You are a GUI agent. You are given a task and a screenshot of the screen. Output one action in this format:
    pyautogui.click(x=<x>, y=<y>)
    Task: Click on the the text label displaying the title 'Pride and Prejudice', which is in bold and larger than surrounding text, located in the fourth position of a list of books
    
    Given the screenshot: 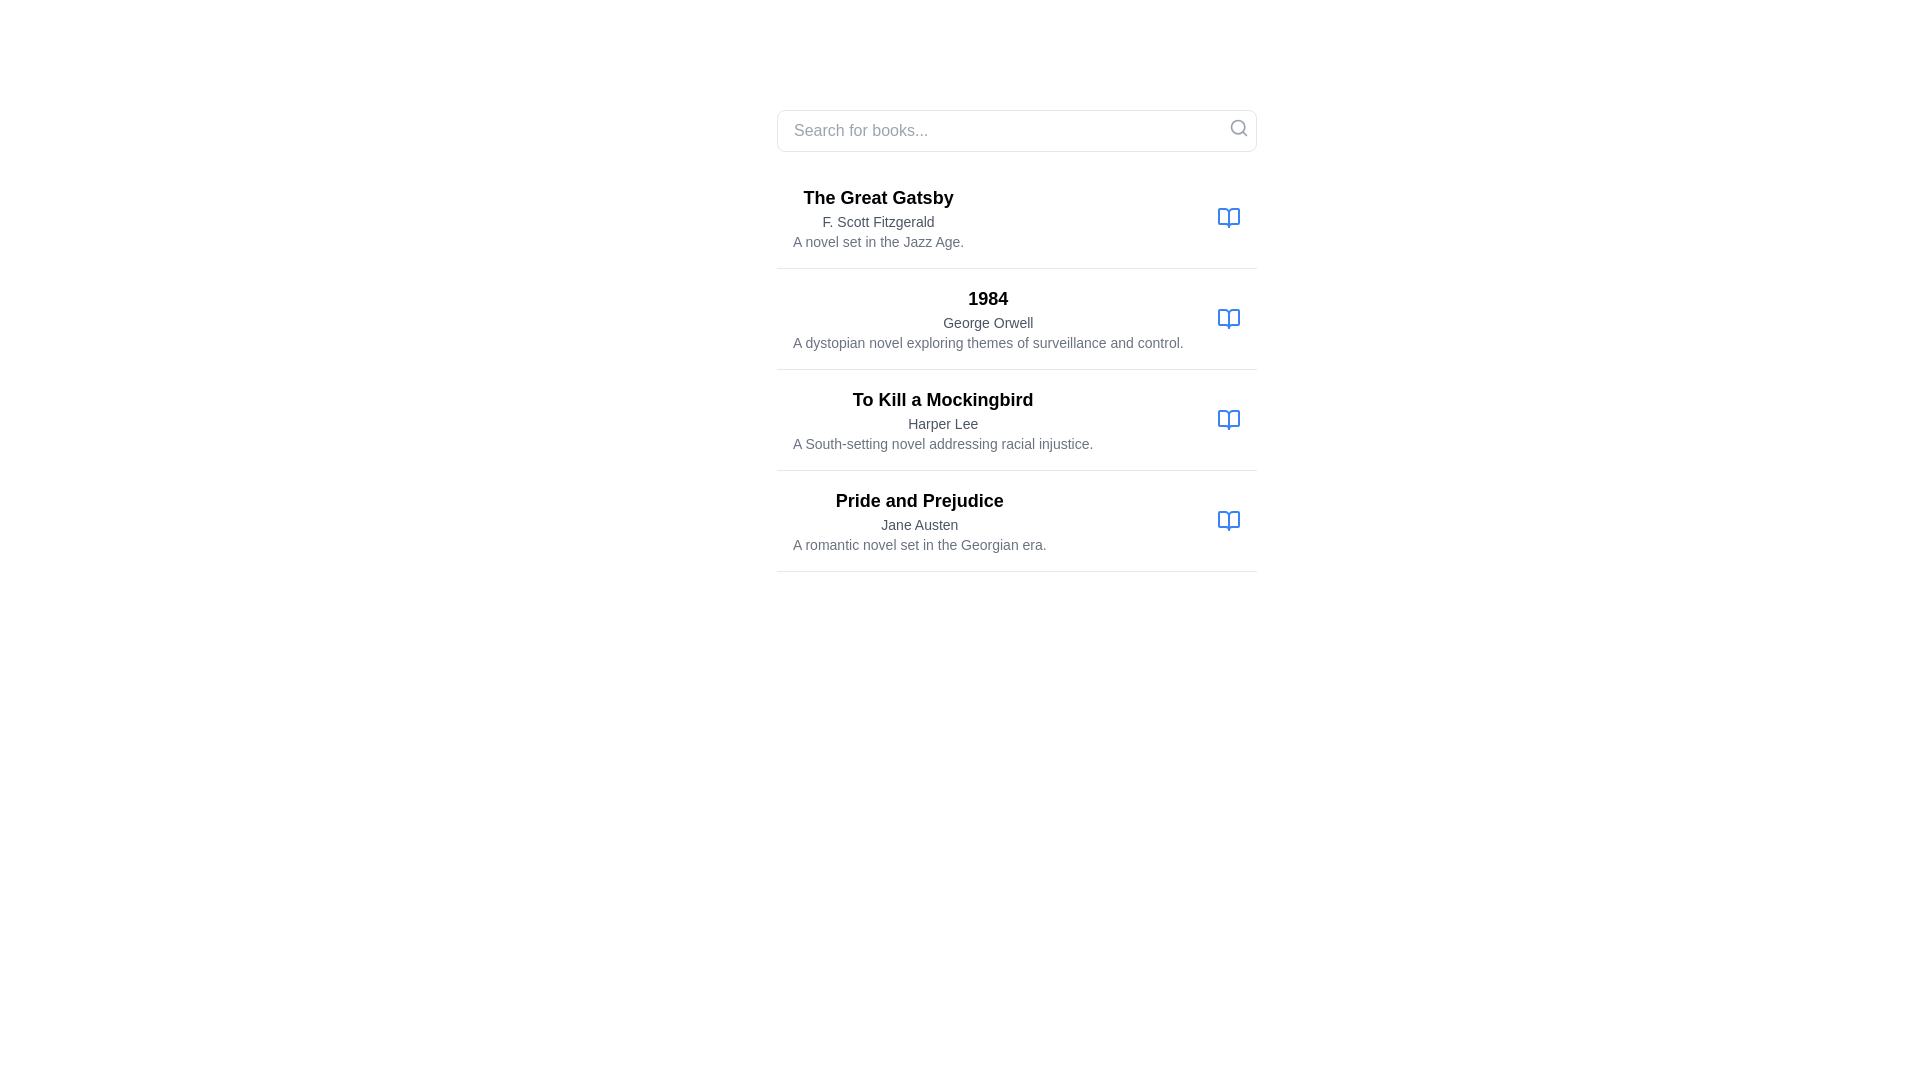 What is the action you would take?
    pyautogui.click(x=918, y=500)
    